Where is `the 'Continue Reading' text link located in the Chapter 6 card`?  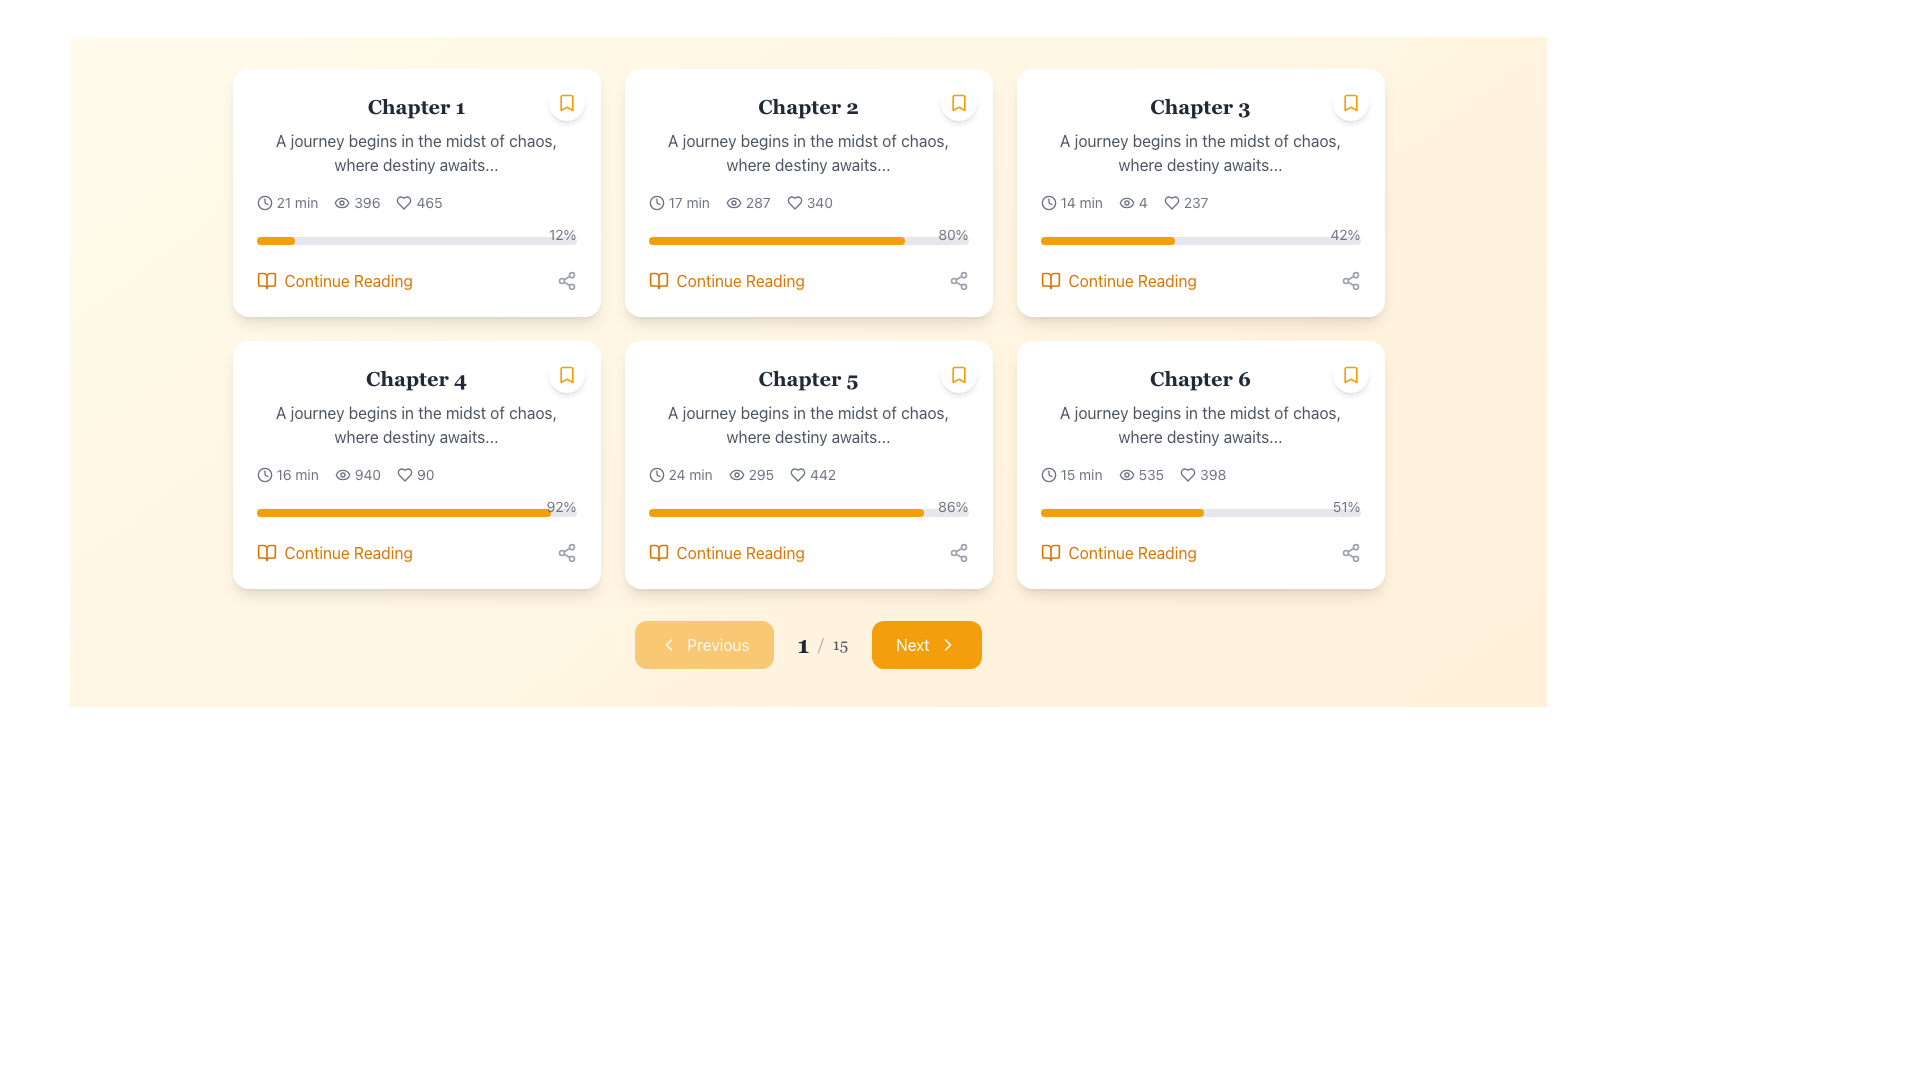
the 'Continue Reading' text link located in the Chapter 6 card is located at coordinates (1132, 552).